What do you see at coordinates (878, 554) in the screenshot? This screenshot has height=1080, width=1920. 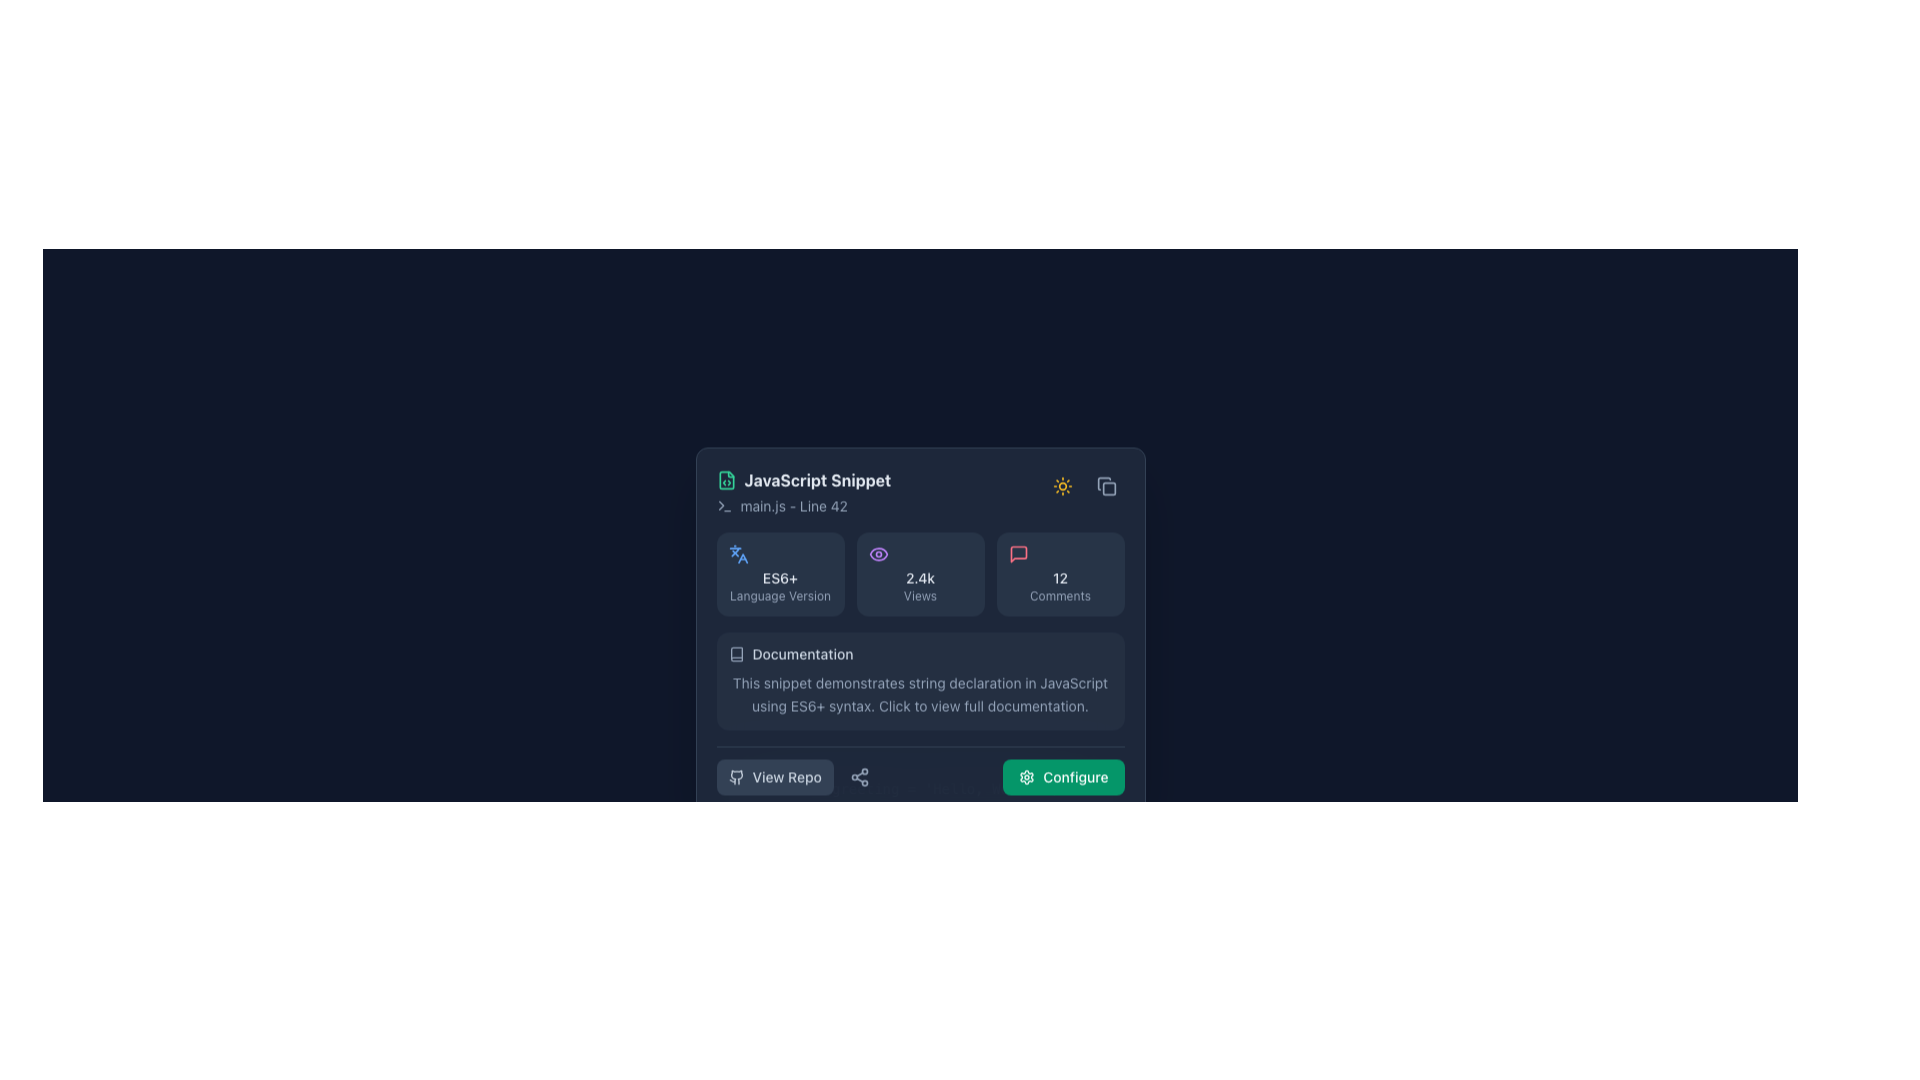 I see `the icon representing views or visibility that is positioned in the top-left corner of the section displaying '2.4k Views'` at bounding box center [878, 554].